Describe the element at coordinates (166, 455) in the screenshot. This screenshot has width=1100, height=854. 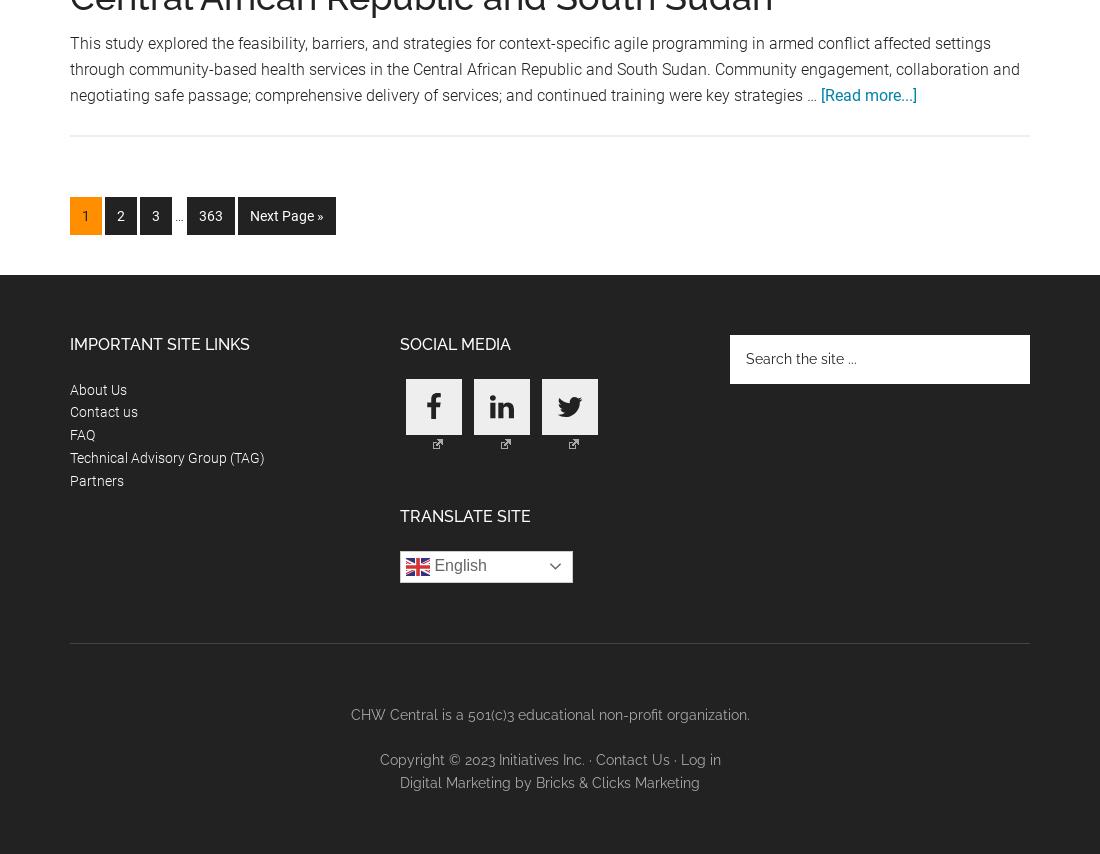
I see `'Technical Advisory Group (TAG)'` at that location.